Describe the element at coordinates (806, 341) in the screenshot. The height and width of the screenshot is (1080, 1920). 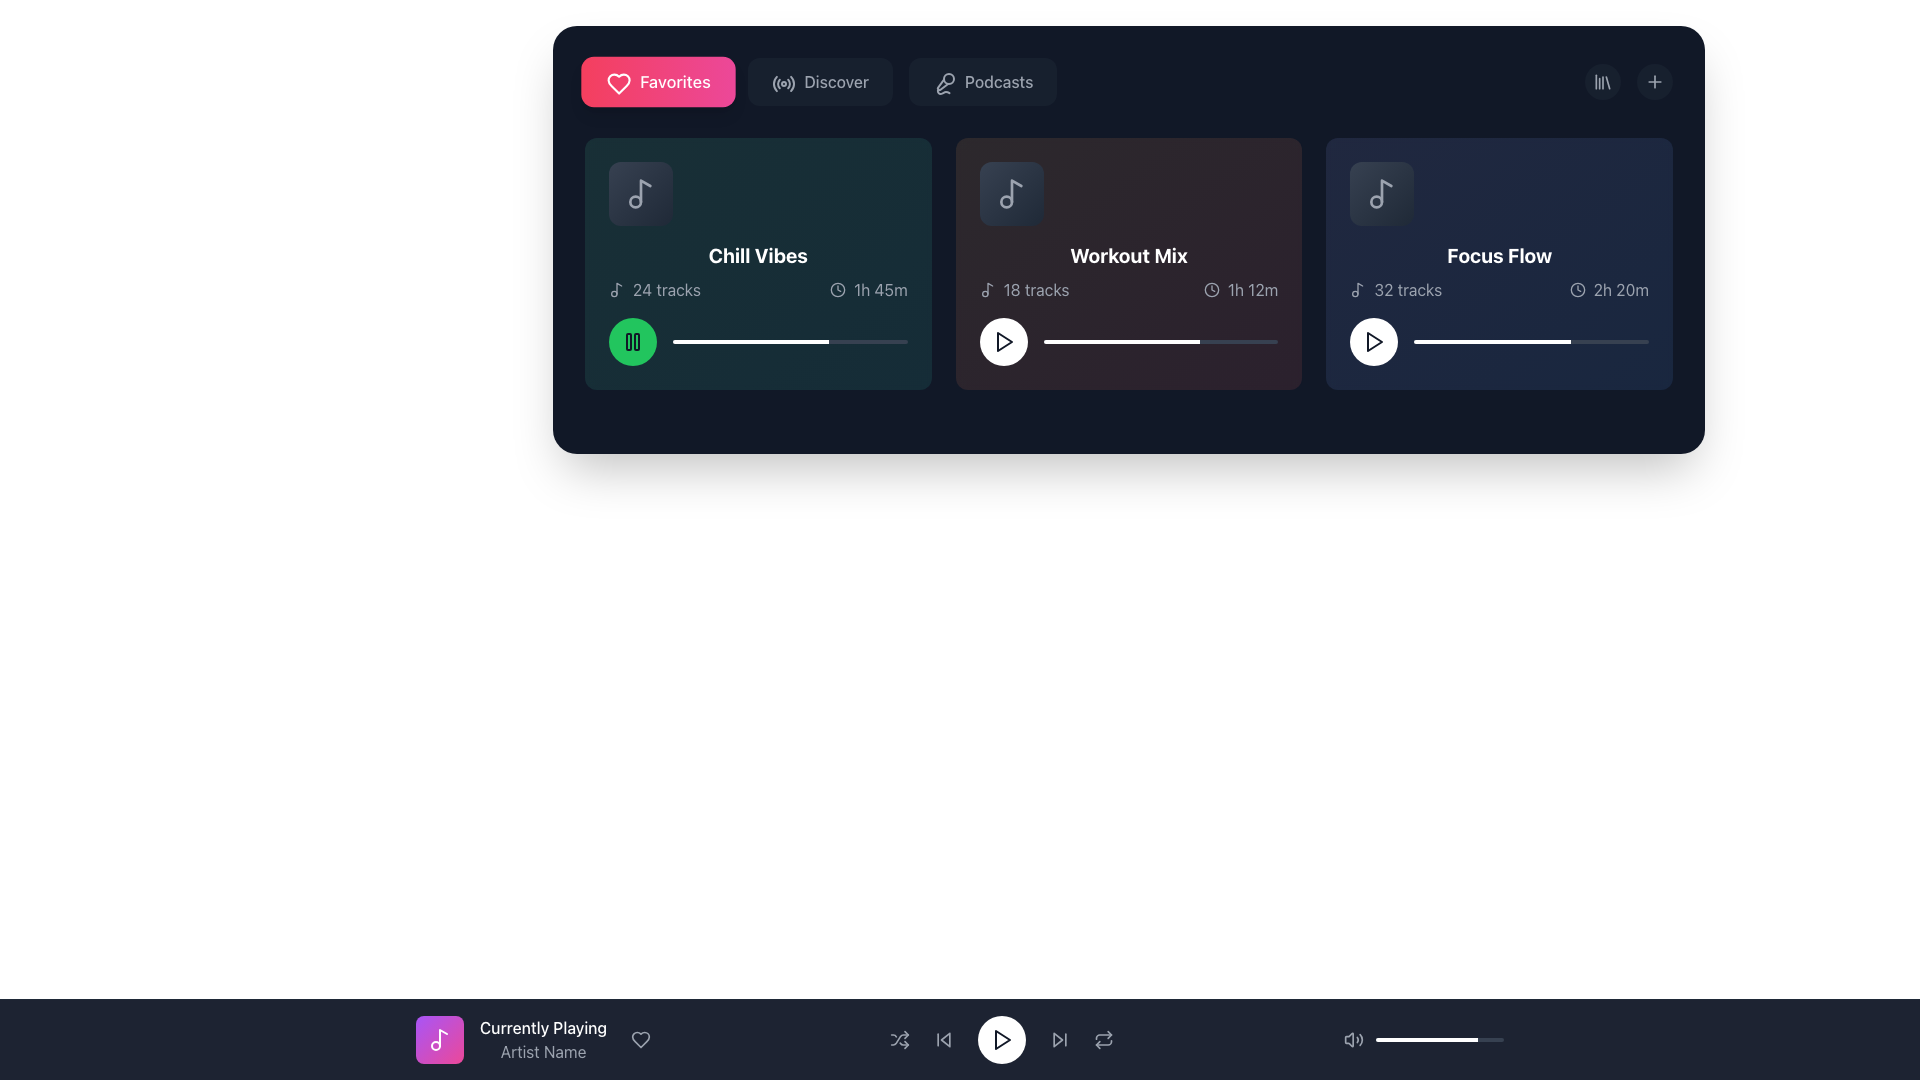
I see `the slider` at that location.